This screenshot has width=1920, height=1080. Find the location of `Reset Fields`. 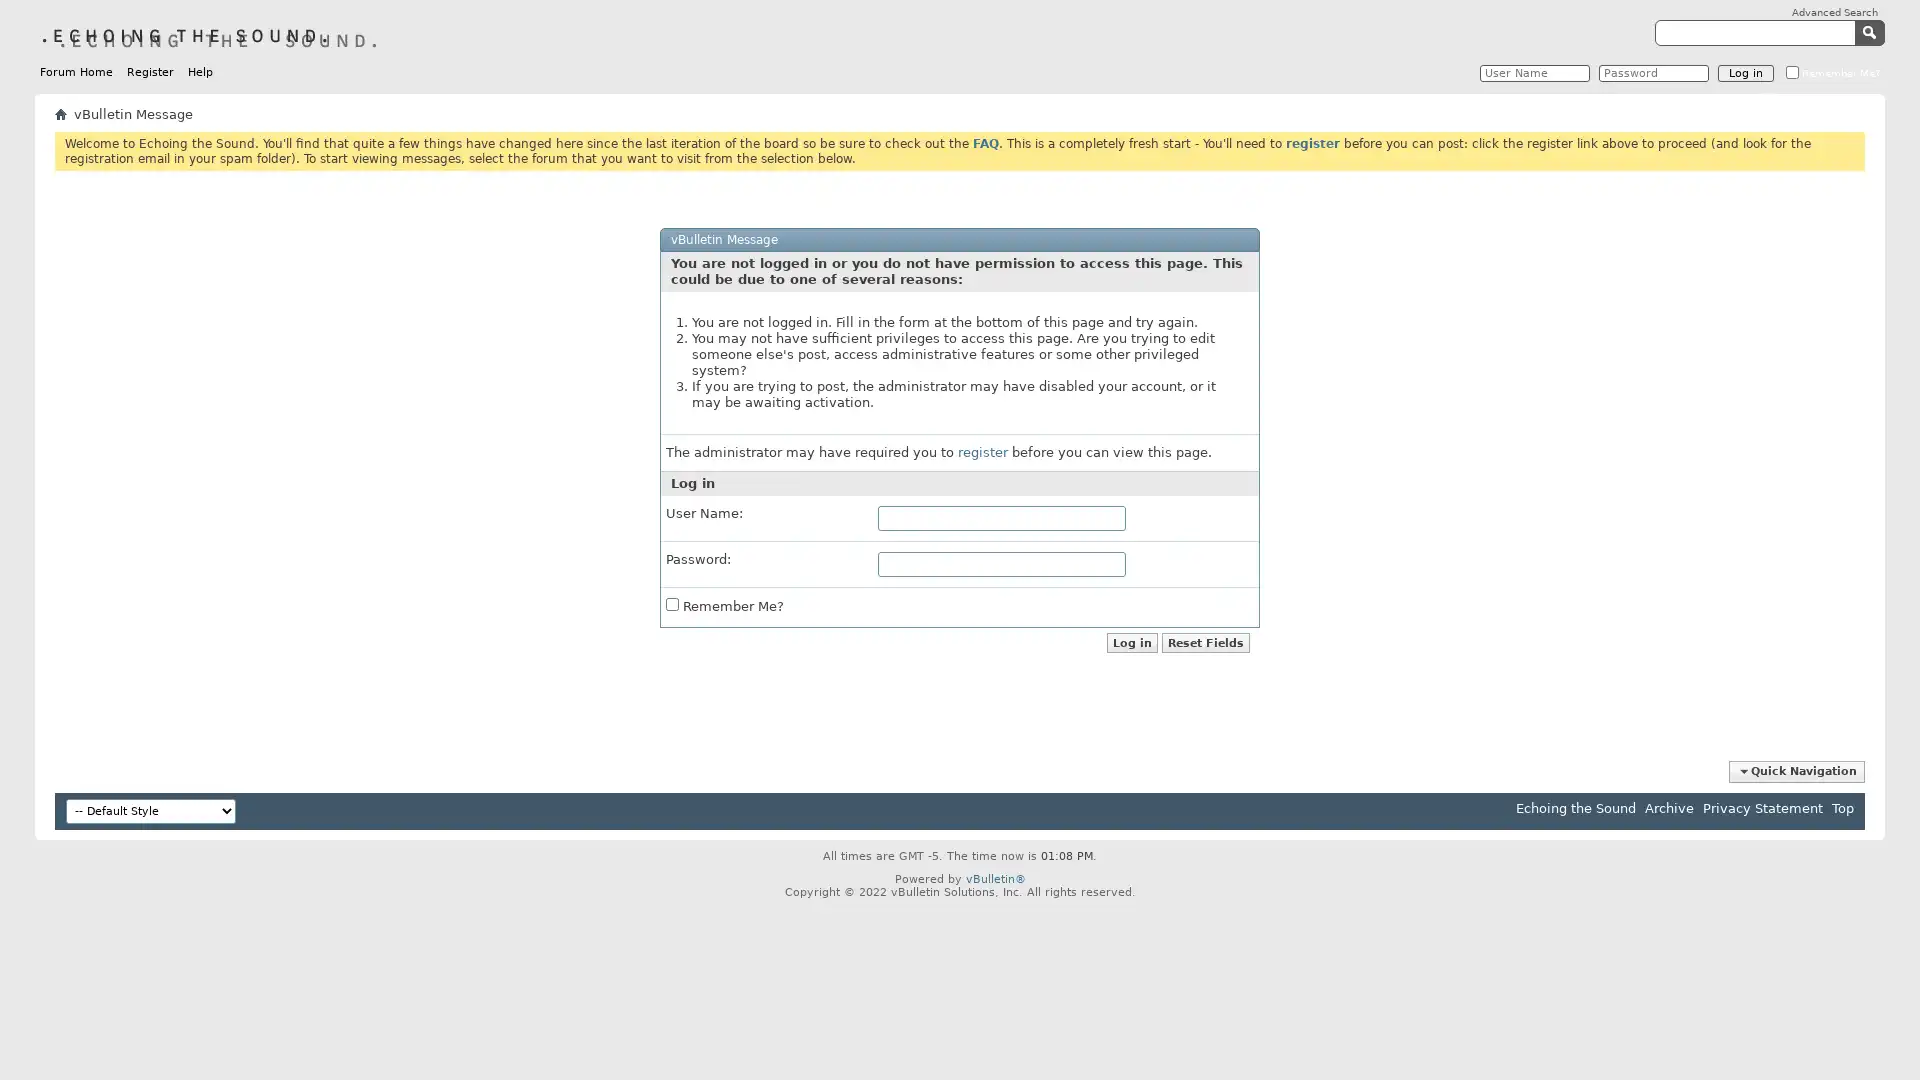

Reset Fields is located at coordinates (1204, 643).